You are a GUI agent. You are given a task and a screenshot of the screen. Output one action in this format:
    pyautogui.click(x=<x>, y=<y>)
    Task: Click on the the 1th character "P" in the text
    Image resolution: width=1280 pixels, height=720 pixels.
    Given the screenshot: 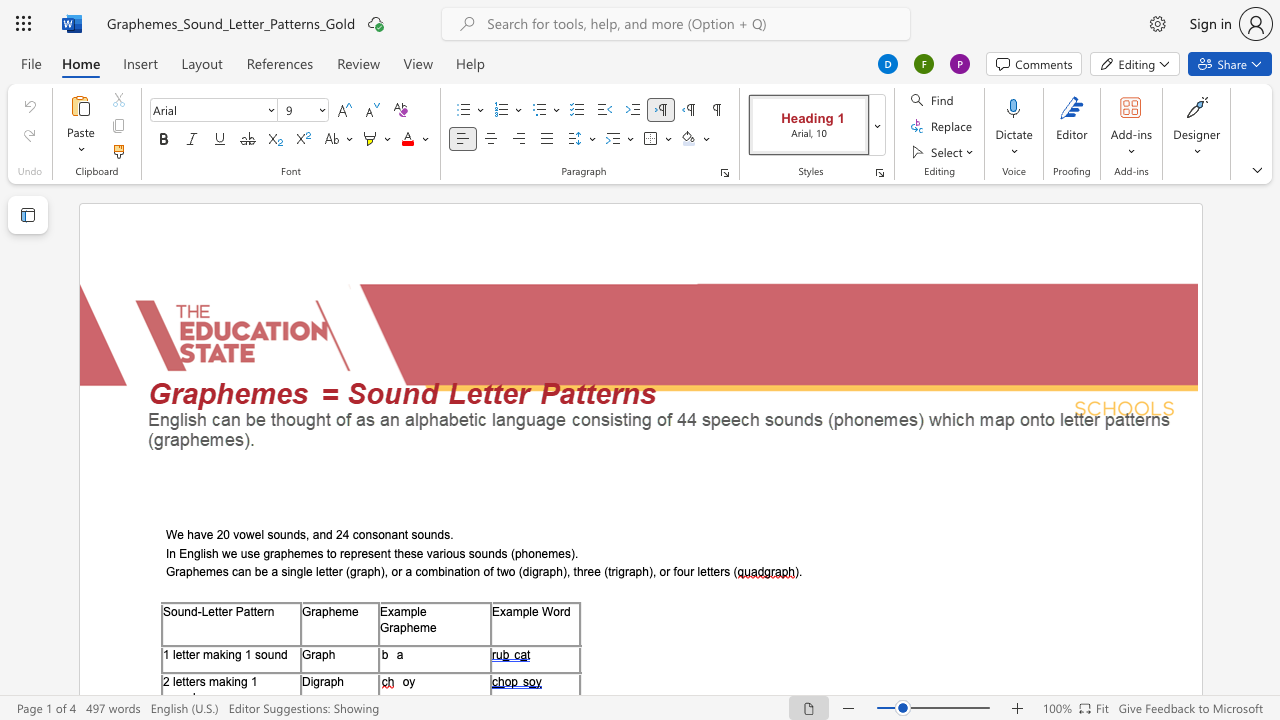 What is the action you would take?
    pyautogui.click(x=239, y=610)
    